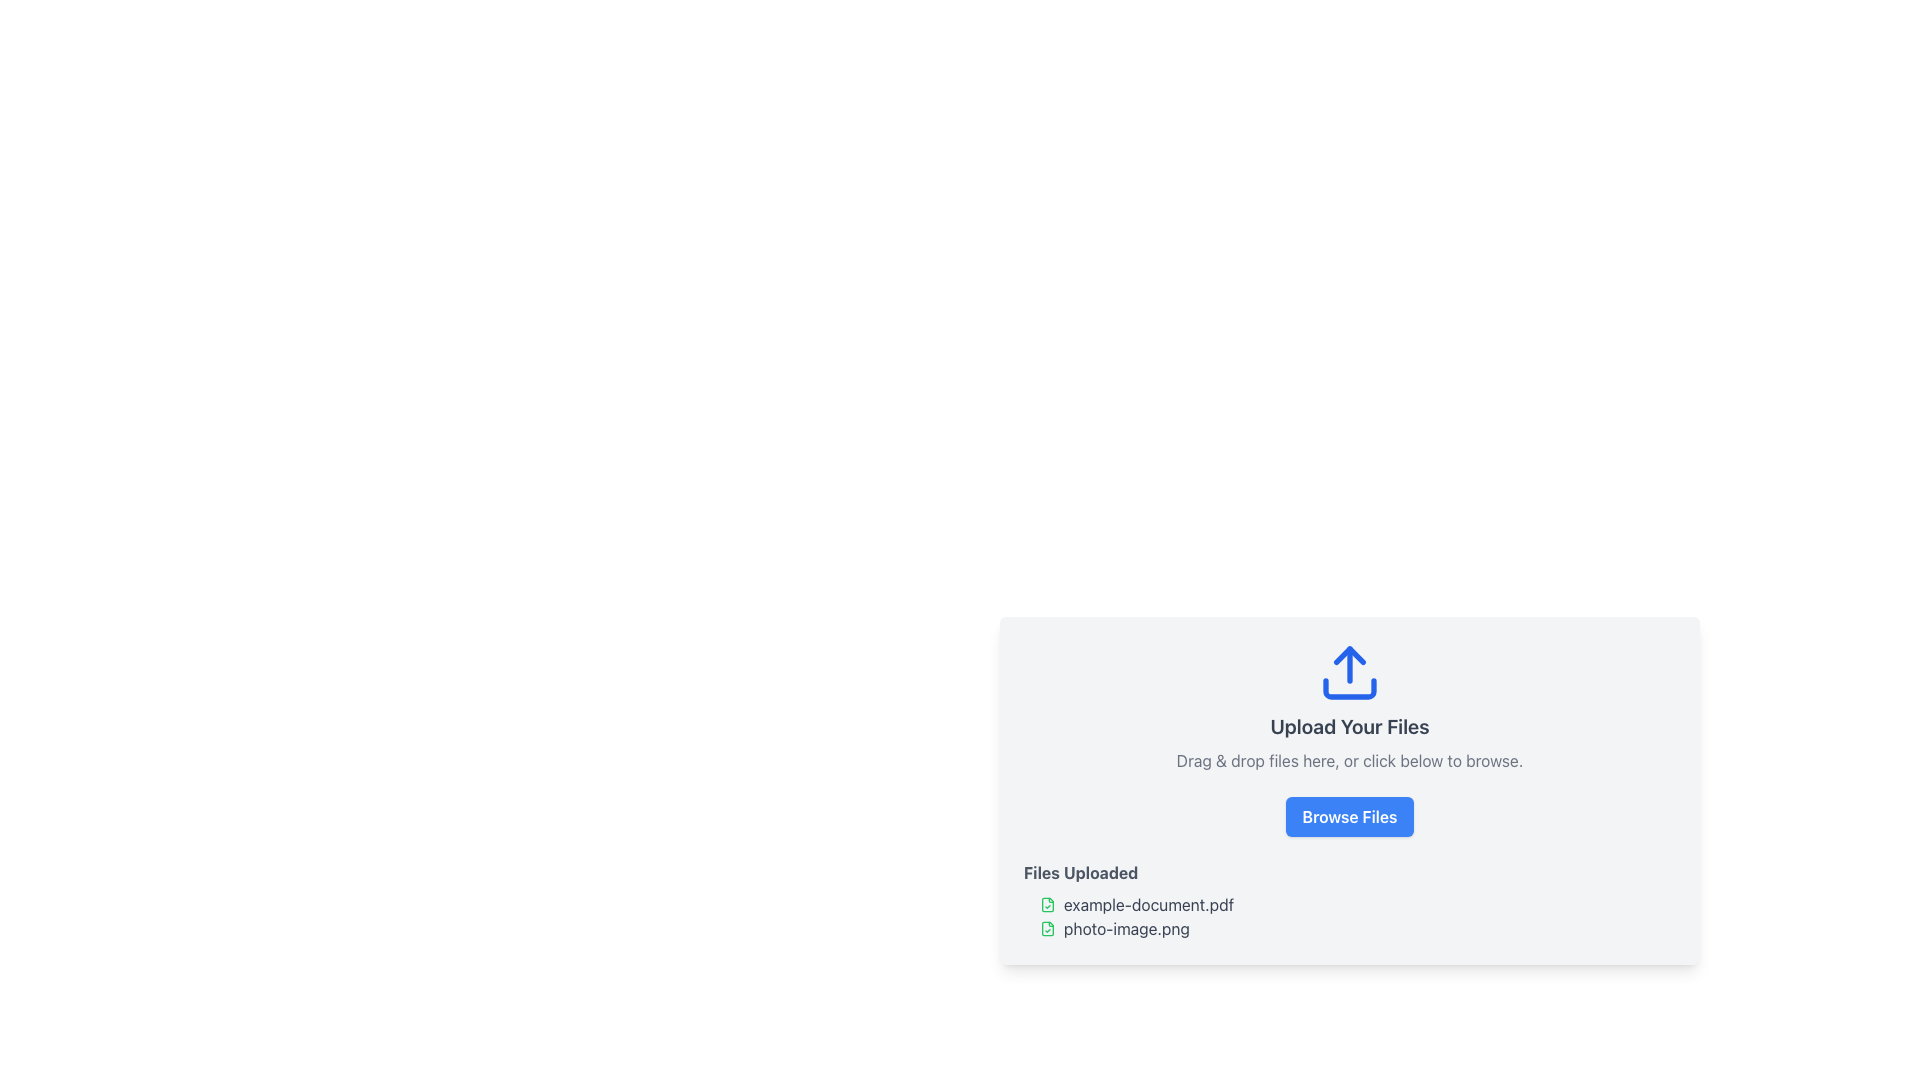 The image size is (1920, 1080). What do you see at coordinates (1349, 760) in the screenshot?
I see `the instructional text label that guides users on how to upload files, located below 'Upload Your Files' and above the 'Browse Files' button` at bounding box center [1349, 760].